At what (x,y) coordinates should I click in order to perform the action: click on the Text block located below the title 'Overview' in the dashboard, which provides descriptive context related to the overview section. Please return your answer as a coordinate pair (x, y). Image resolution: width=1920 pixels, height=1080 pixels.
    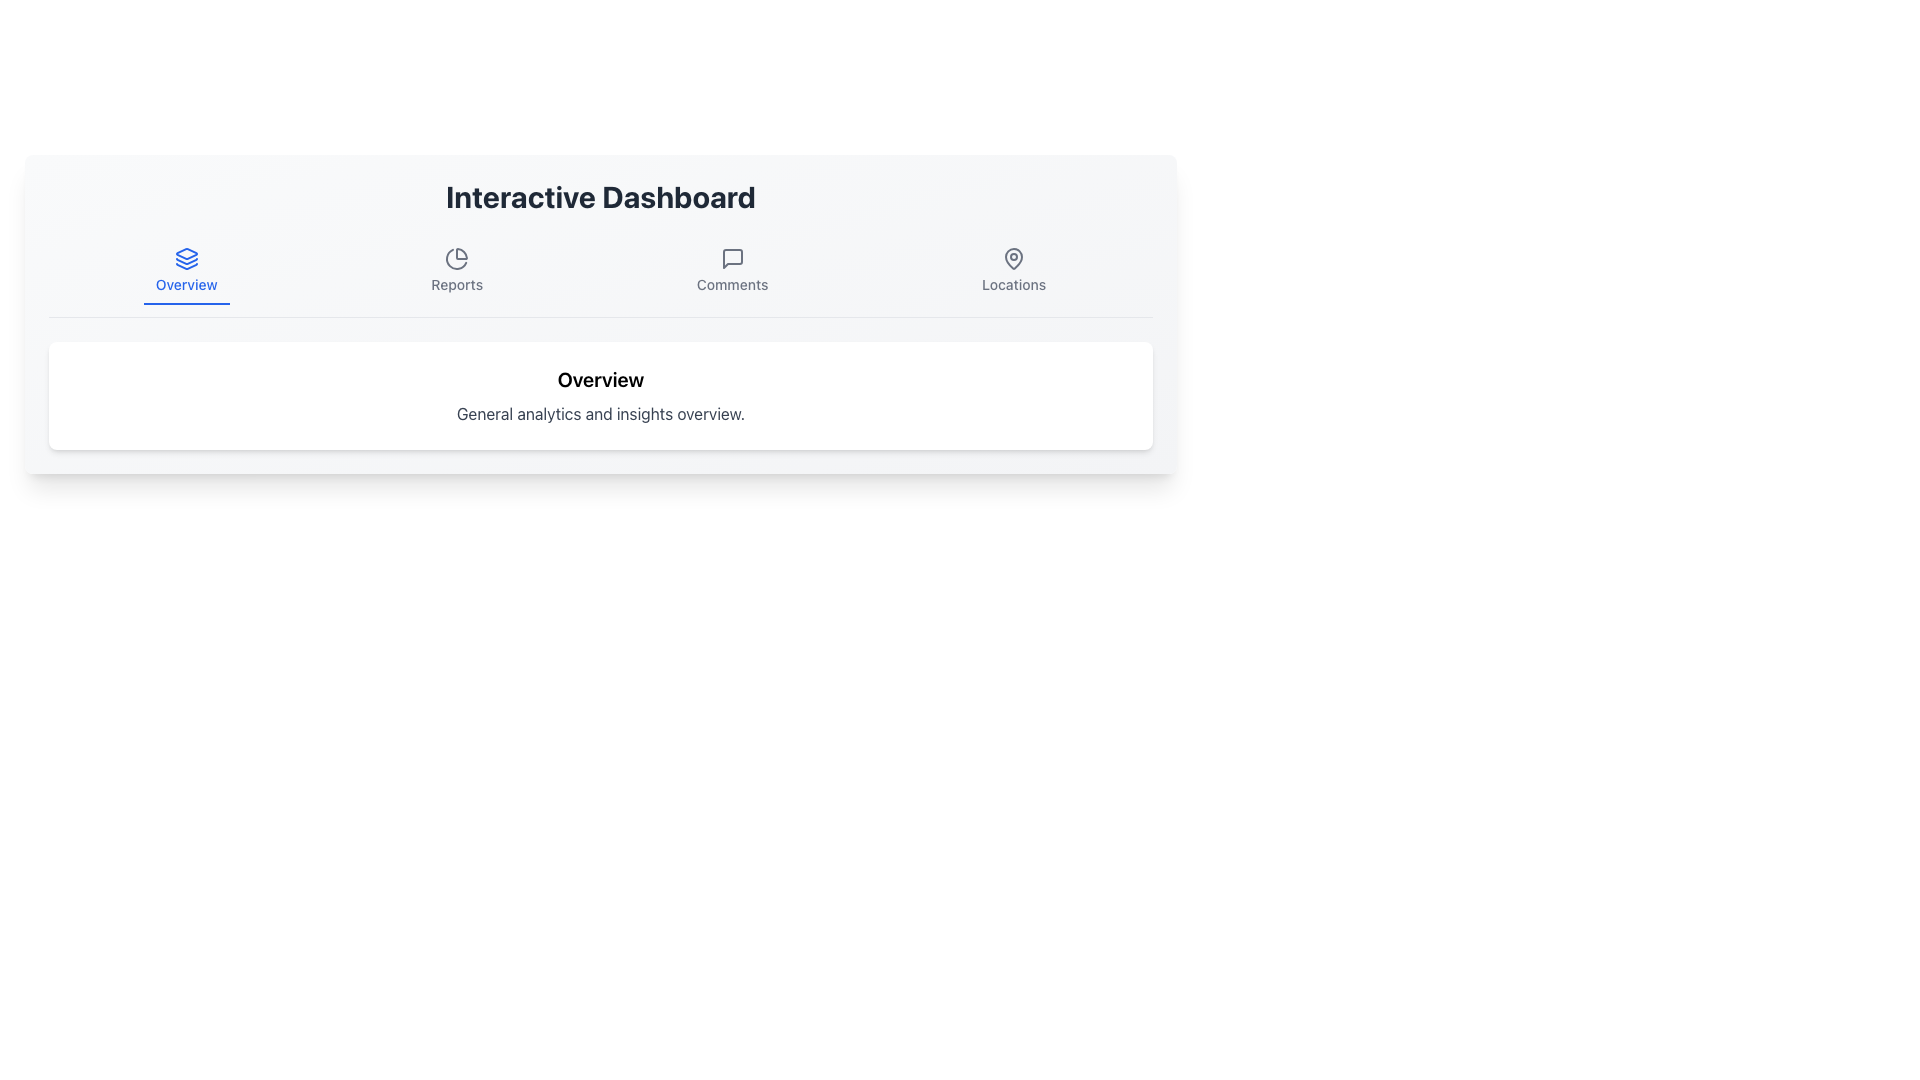
    Looking at the image, I should click on (599, 412).